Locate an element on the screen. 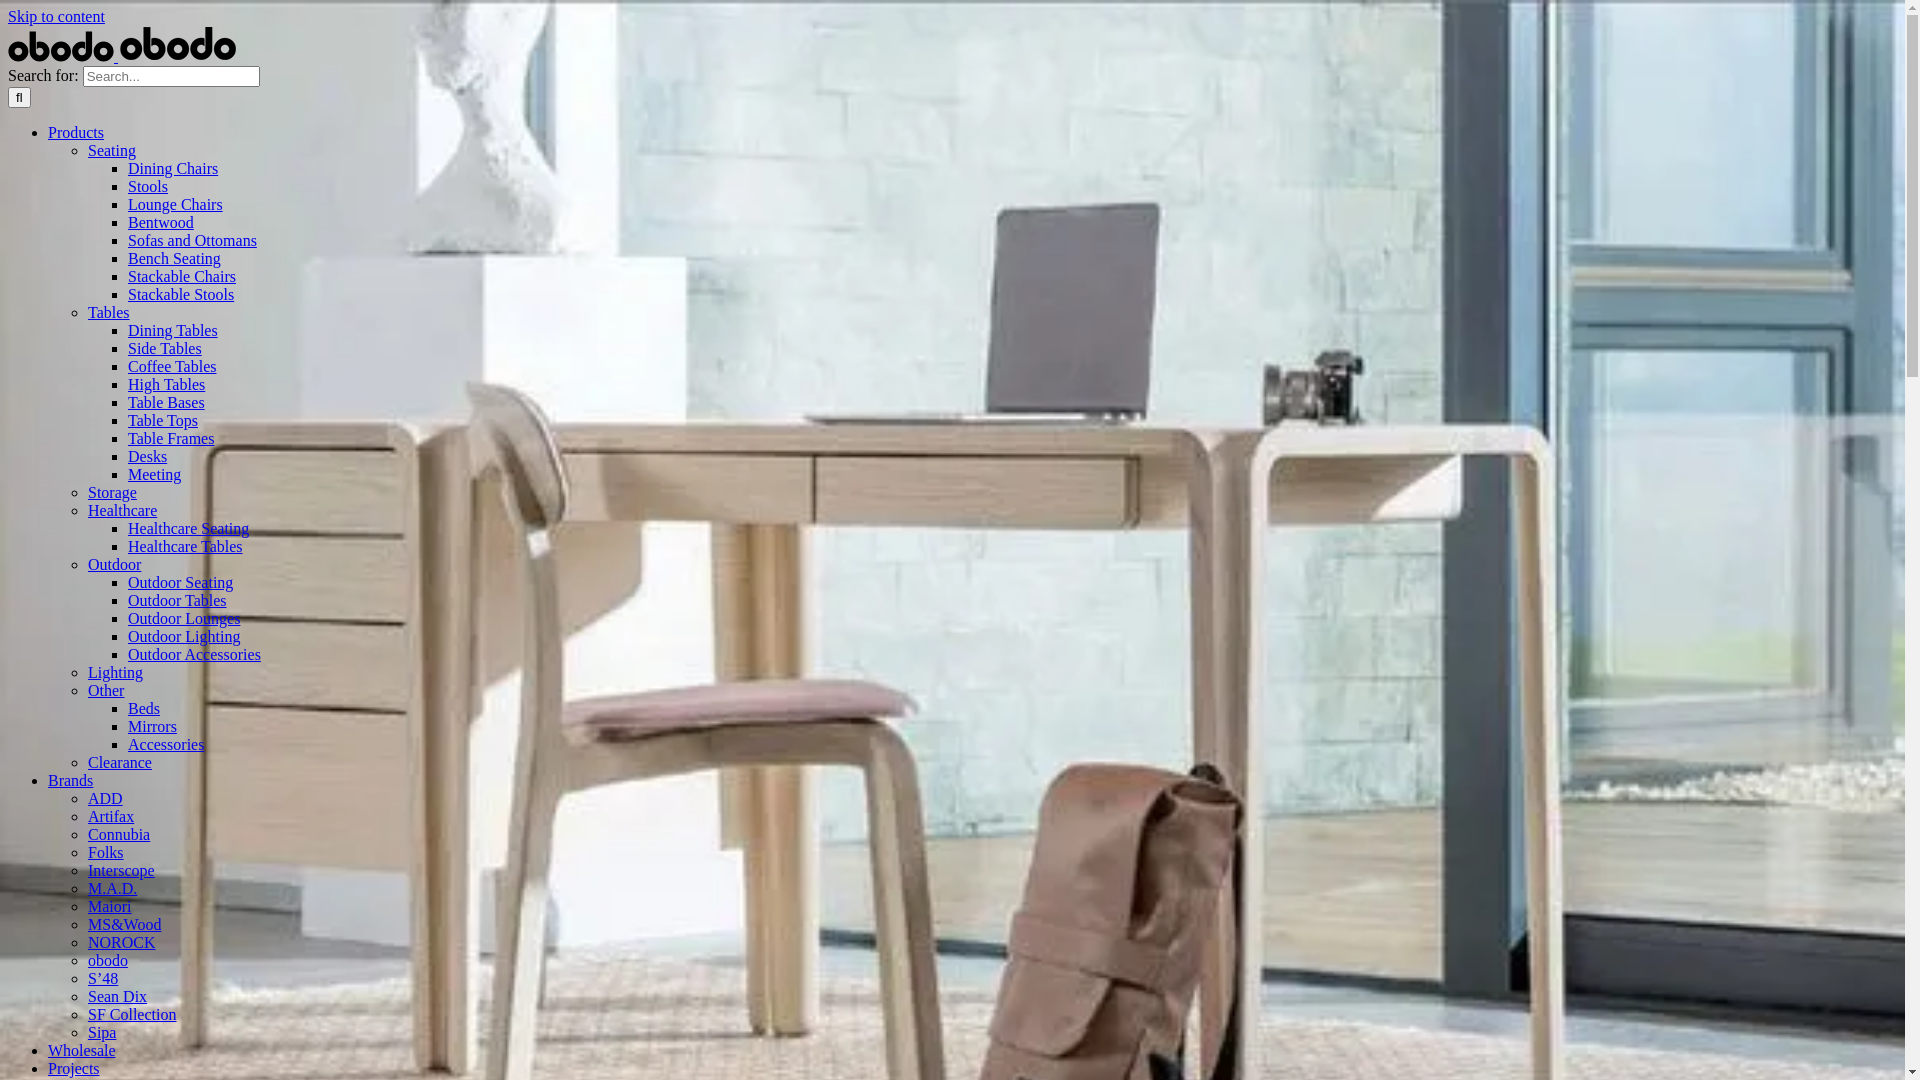  'Stackable Stools' is located at coordinates (181, 294).